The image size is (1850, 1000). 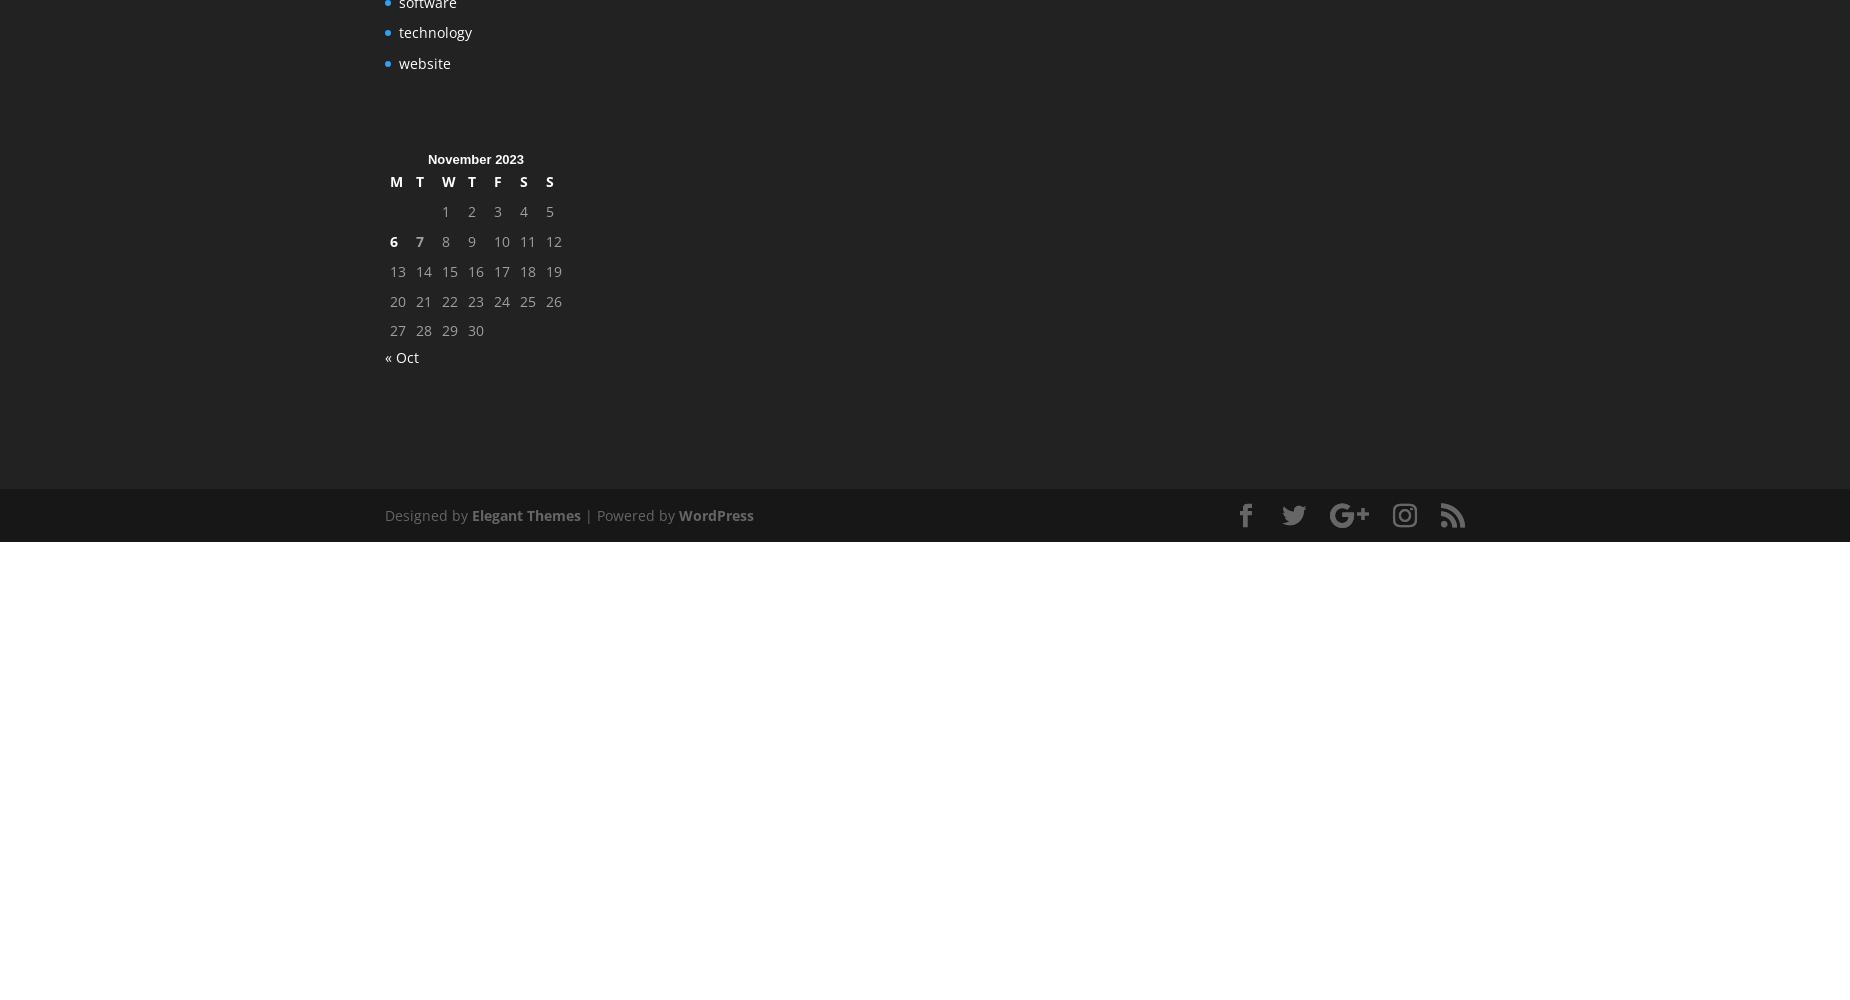 What do you see at coordinates (716, 514) in the screenshot?
I see `'WordPress'` at bounding box center [716, 514].